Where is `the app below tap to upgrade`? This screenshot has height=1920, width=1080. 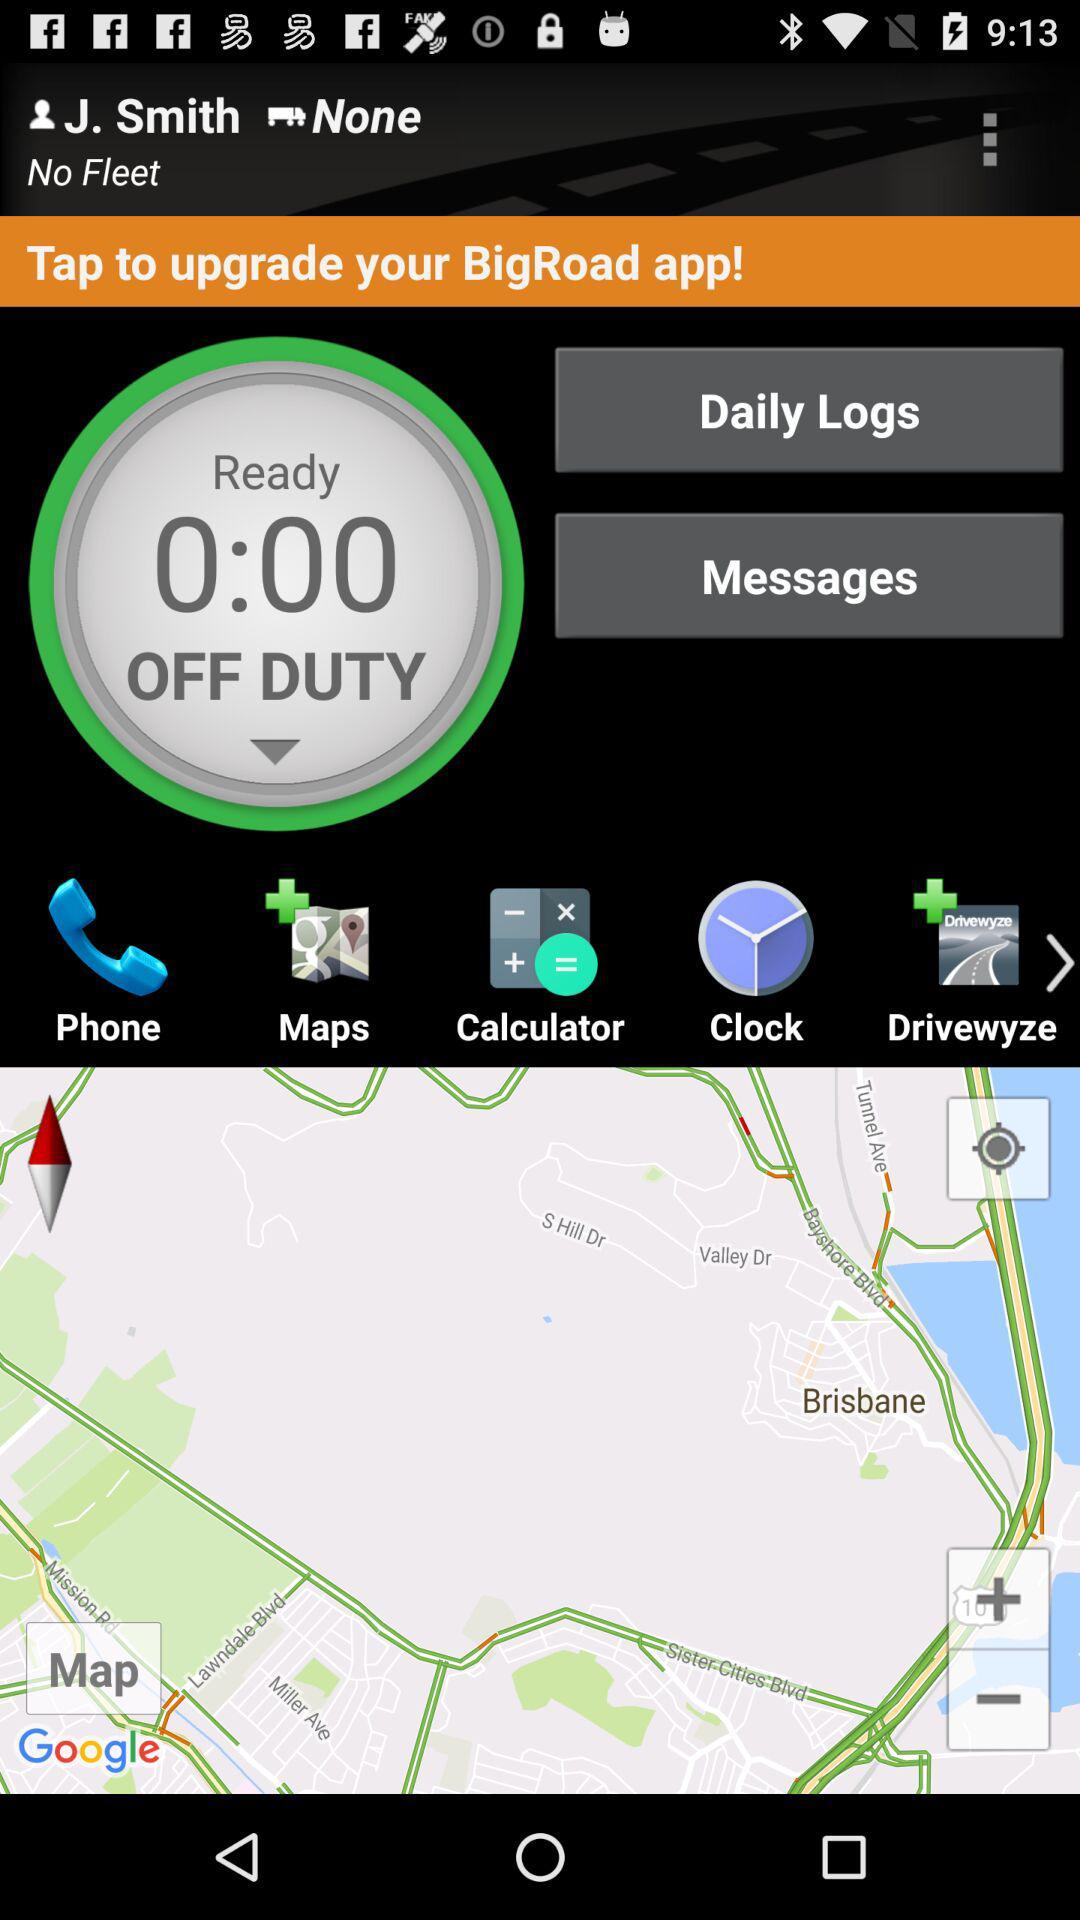
the app below tap to upgrade is located at coordinates (808, 408).